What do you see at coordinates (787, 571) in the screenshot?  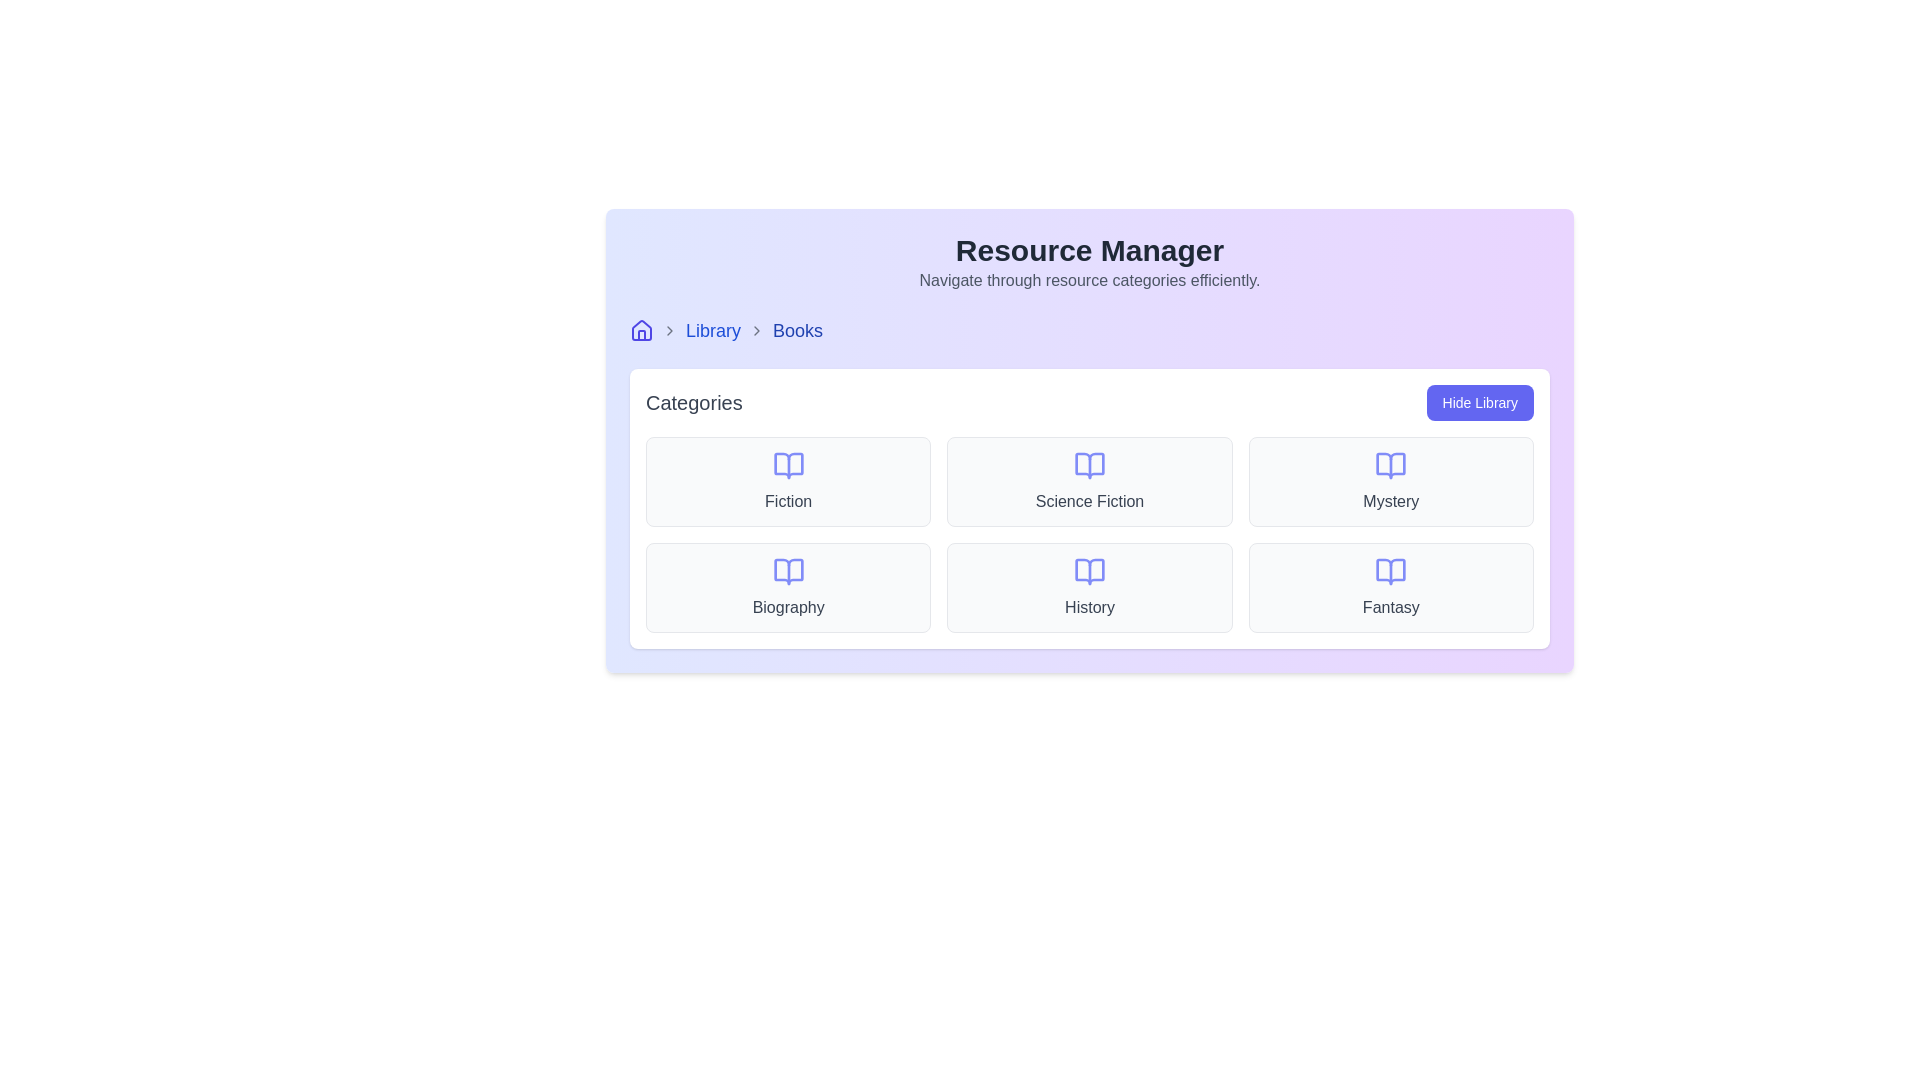 I see `the decorative 'Biography' icon located in the bottom-left area of the 'Categories' section grid, specifically the second row, first column icon` at bounding box center [787, 571].